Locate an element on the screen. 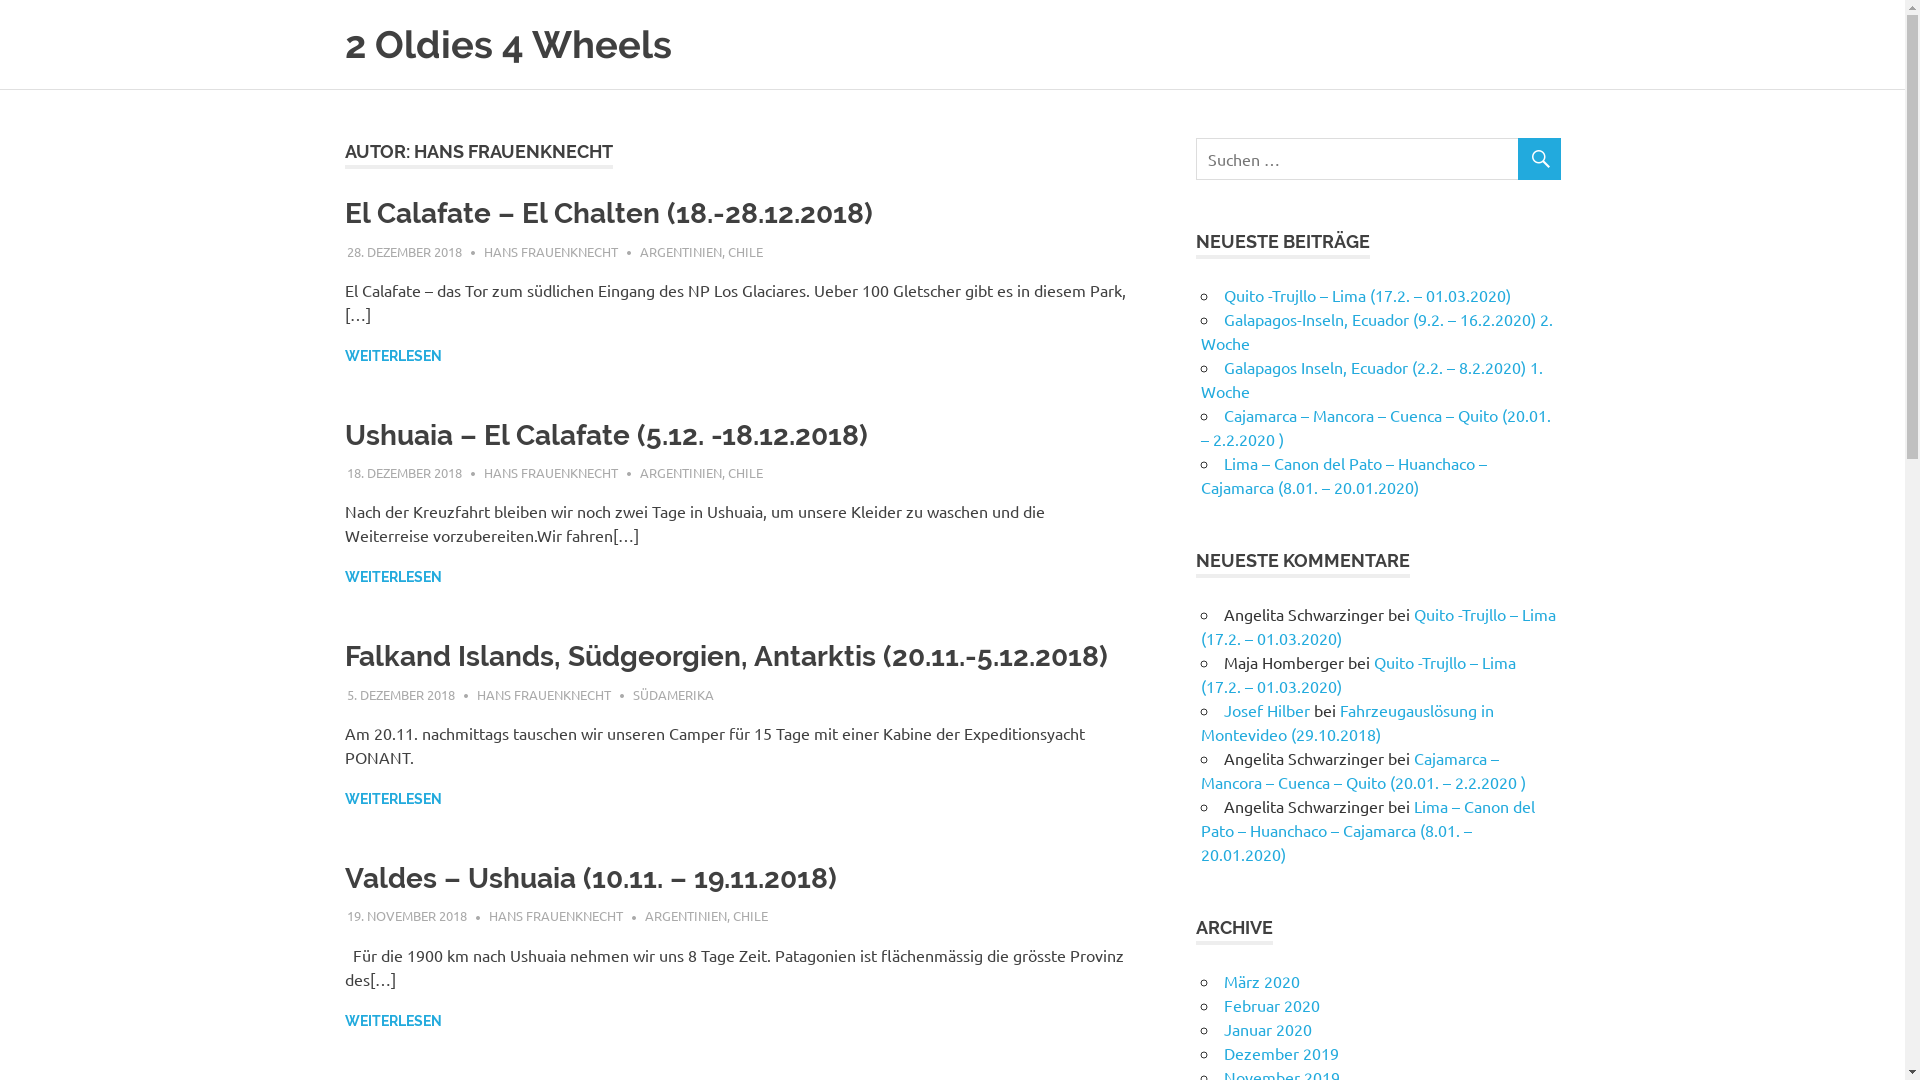 This screenshot has height=1080, width=1920. 'Zum Inhalt springen' is located at coordinates (0, 0).